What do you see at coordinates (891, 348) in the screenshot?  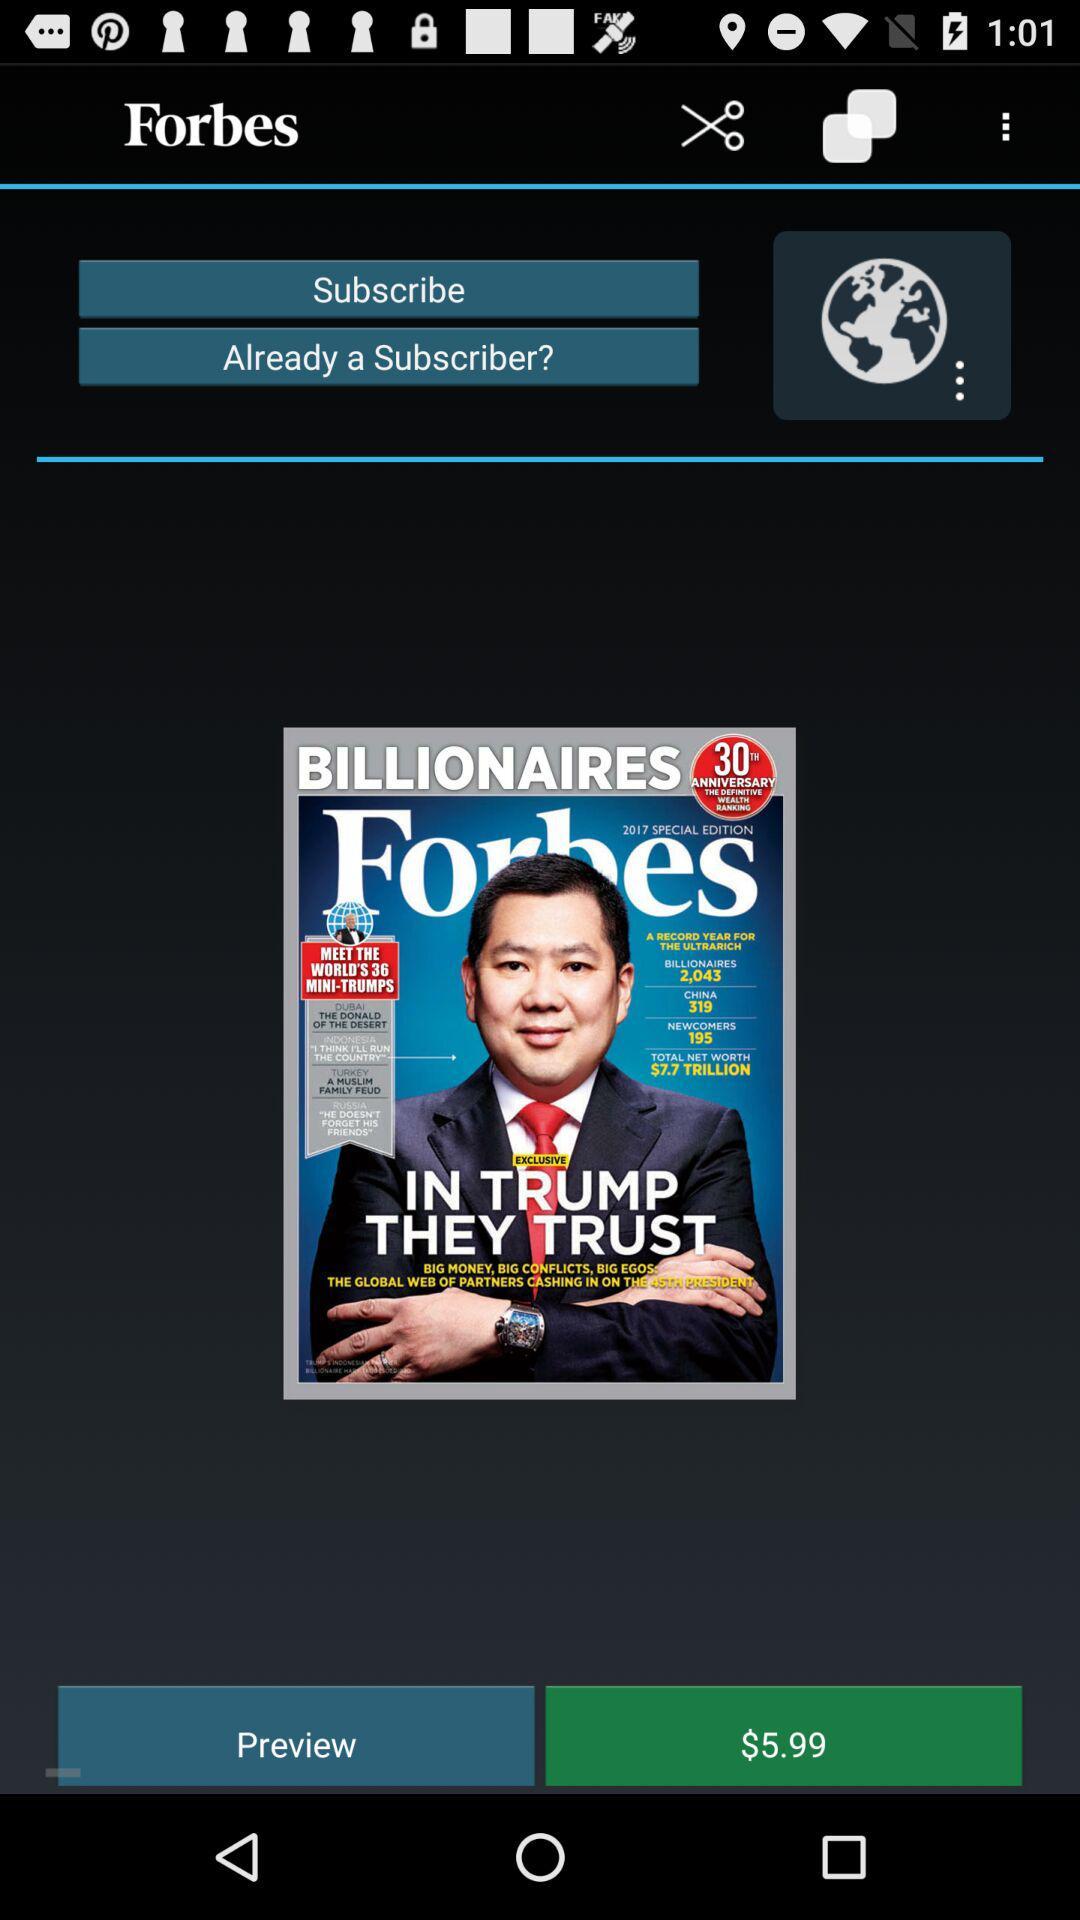 I see `the globe icon` at bounding box center [891, 348].